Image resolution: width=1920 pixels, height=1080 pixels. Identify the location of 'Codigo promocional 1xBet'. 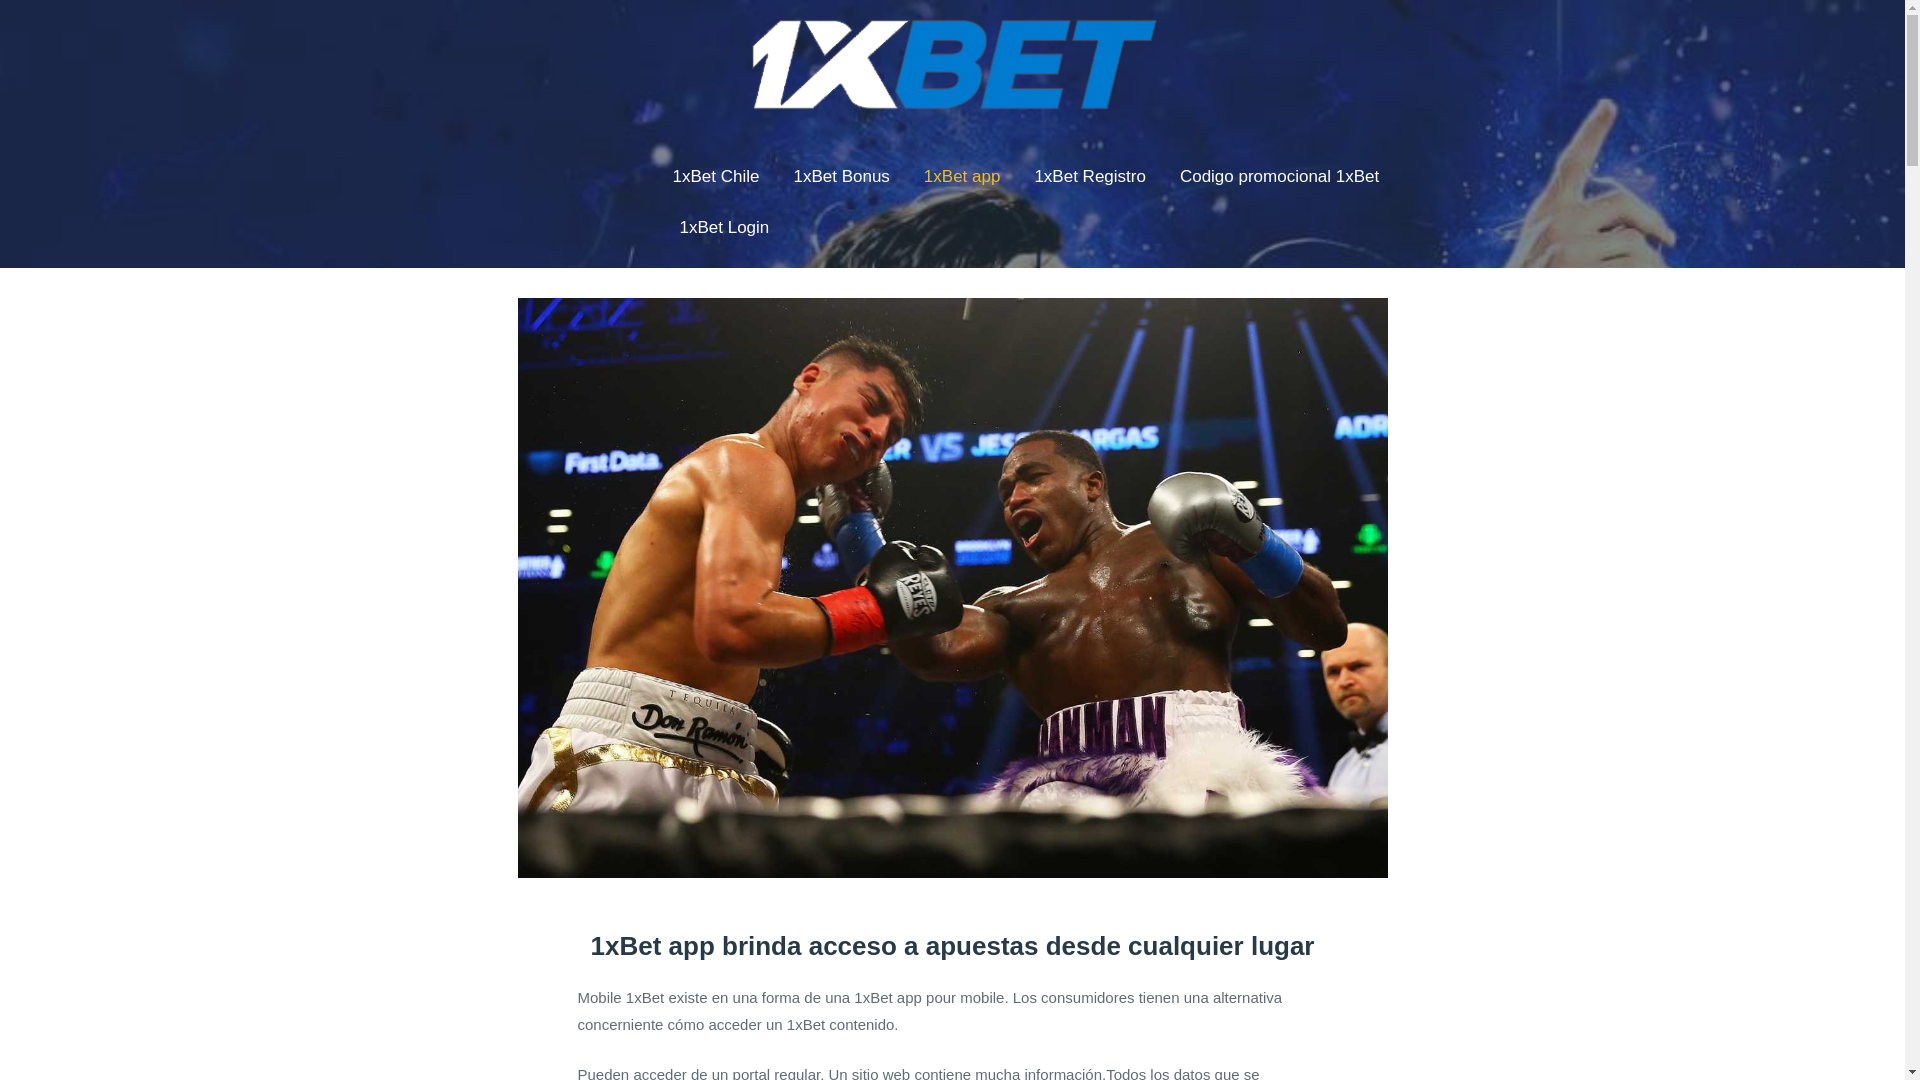
(1172, 176).